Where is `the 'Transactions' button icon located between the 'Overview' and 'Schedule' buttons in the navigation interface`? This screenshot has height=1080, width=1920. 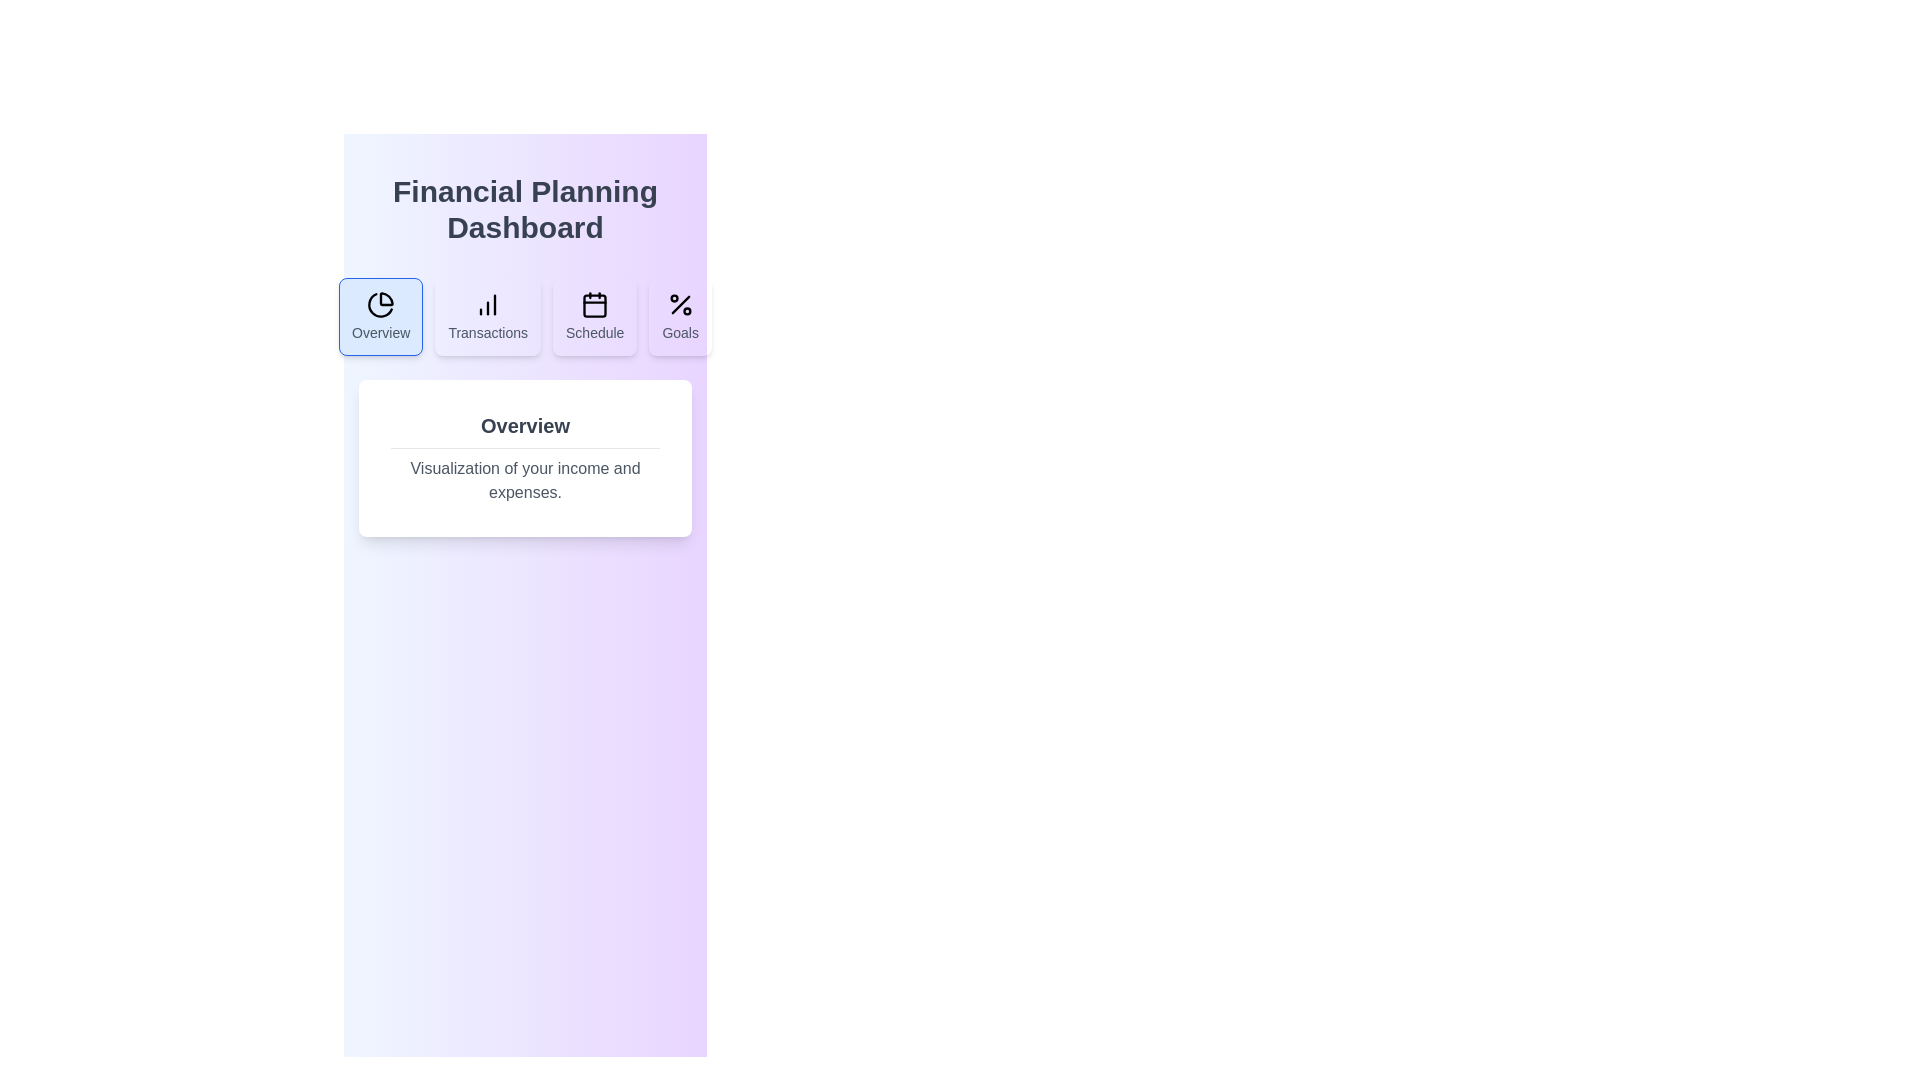 the 'Transactions' button icon located between the 'Overview' and 'Schedule' buttons in the navigation interface is located at coordinates (488, 304).